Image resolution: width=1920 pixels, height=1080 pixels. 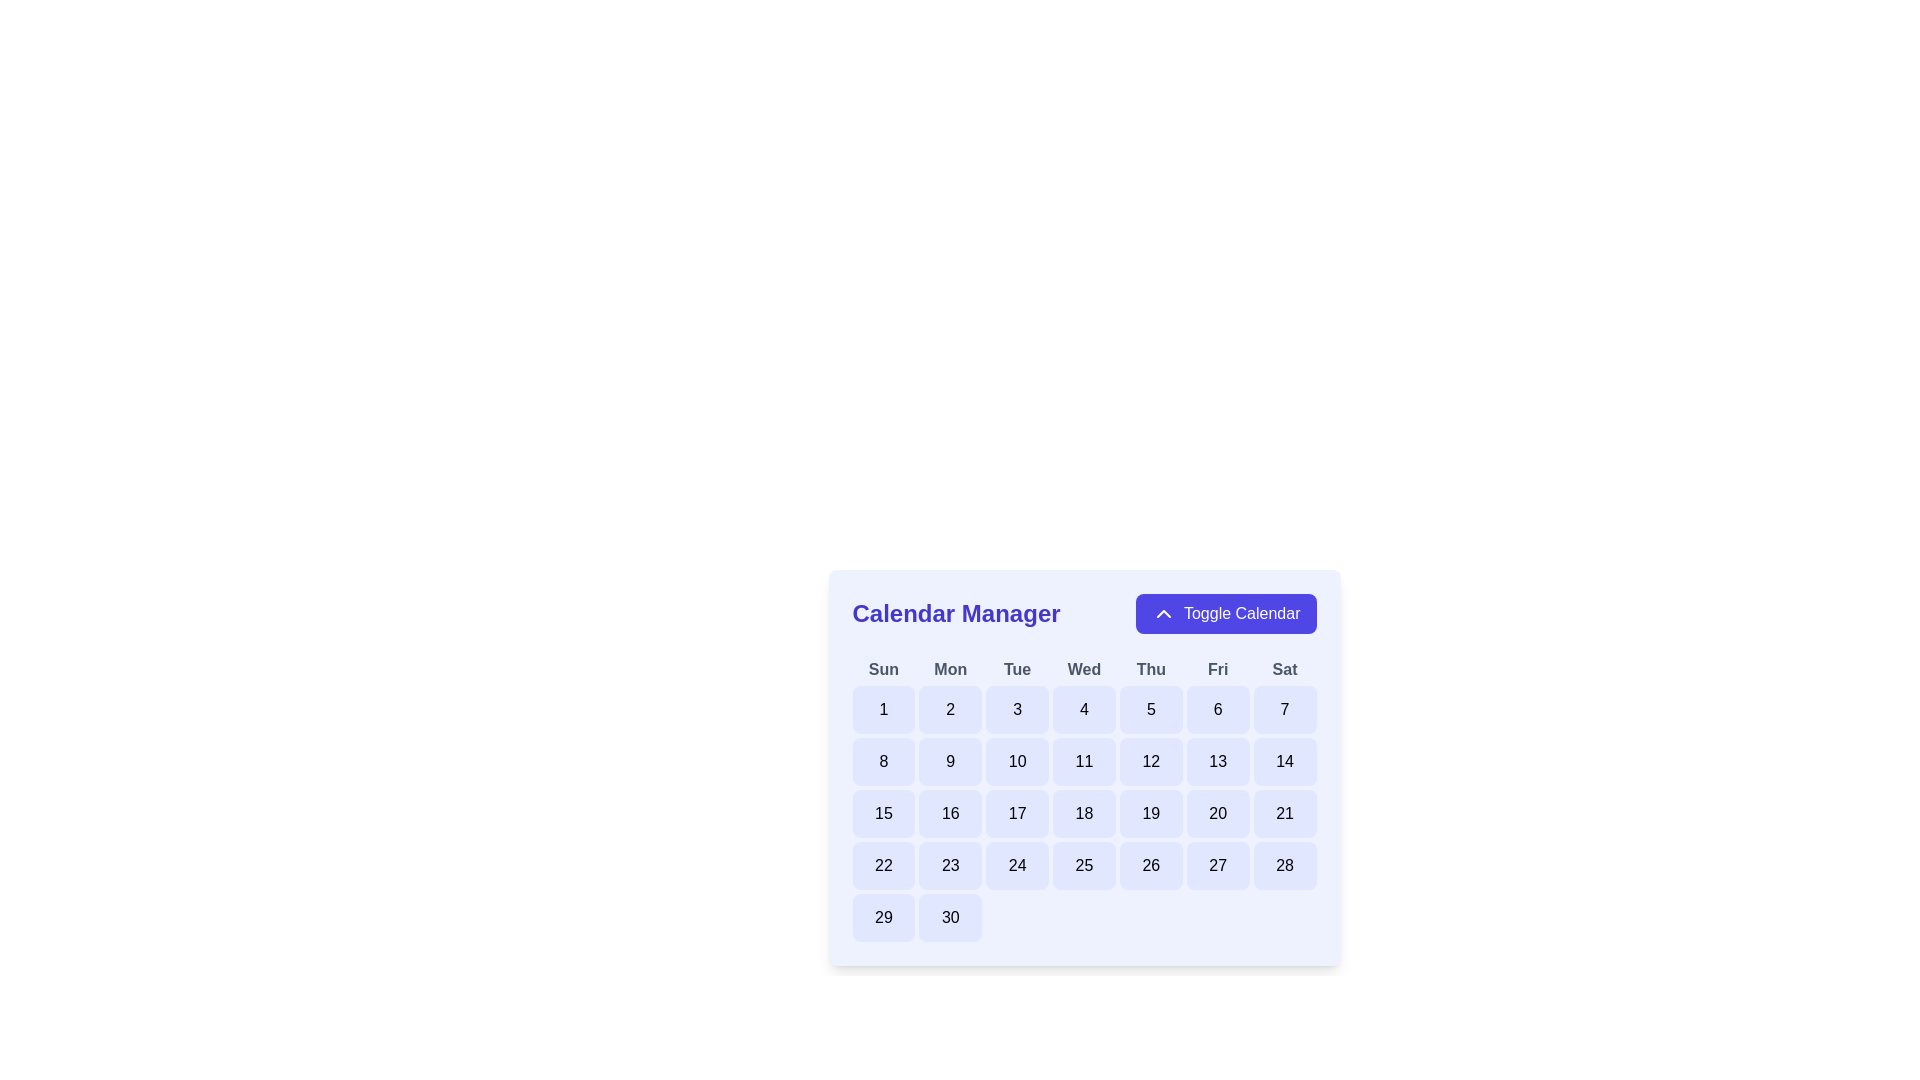 I want to click on the rectangular button with rounded corners displaying the number '15' in bold text, located in the first column of the third row of a calendar grid, so click(x=882, y=813).